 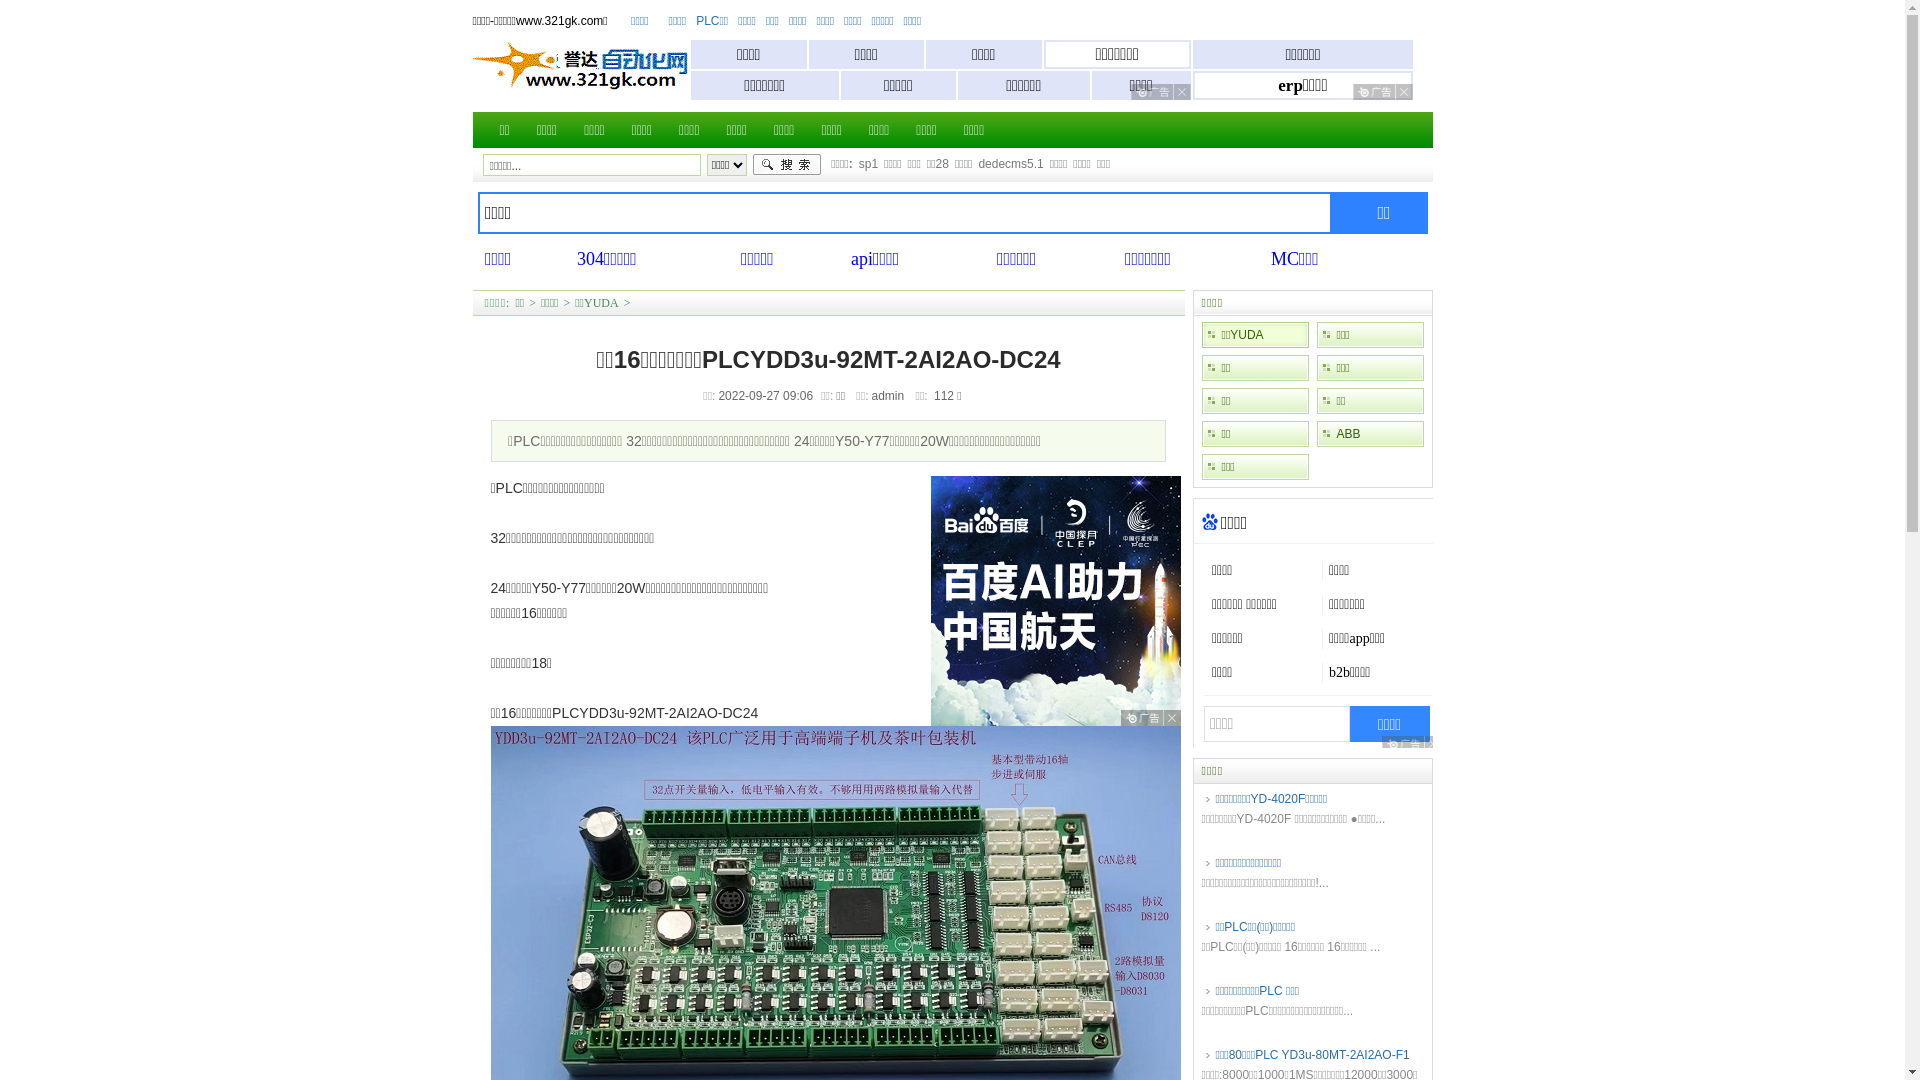 What do you see at coordinates (1368, 433) in the screenshot?
I see `'ABB'` at bounding box center [1368, 433].